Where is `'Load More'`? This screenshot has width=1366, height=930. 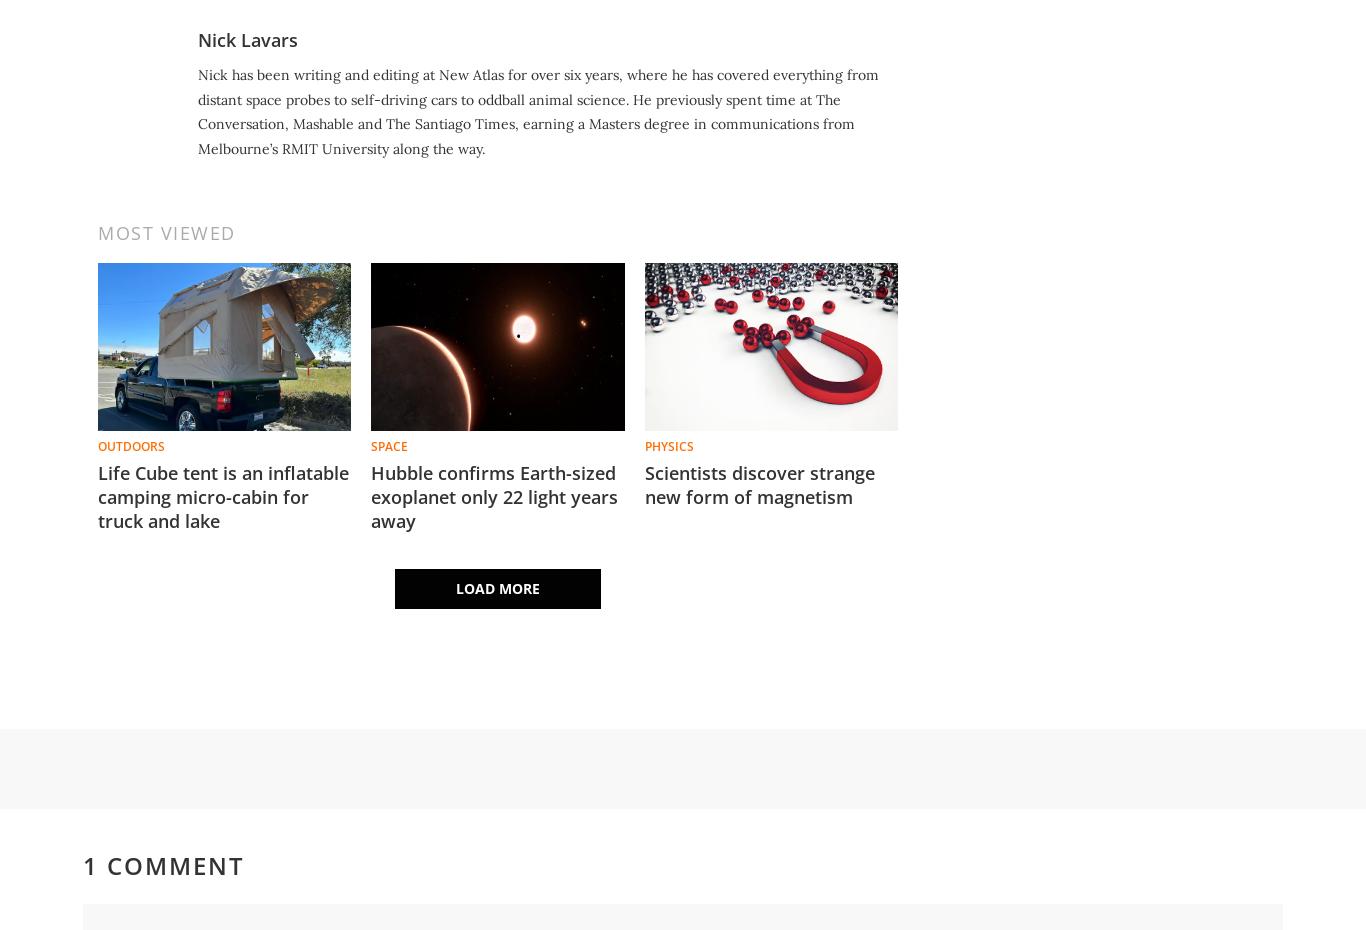 'Load More' is located at coordinates (498, 588).